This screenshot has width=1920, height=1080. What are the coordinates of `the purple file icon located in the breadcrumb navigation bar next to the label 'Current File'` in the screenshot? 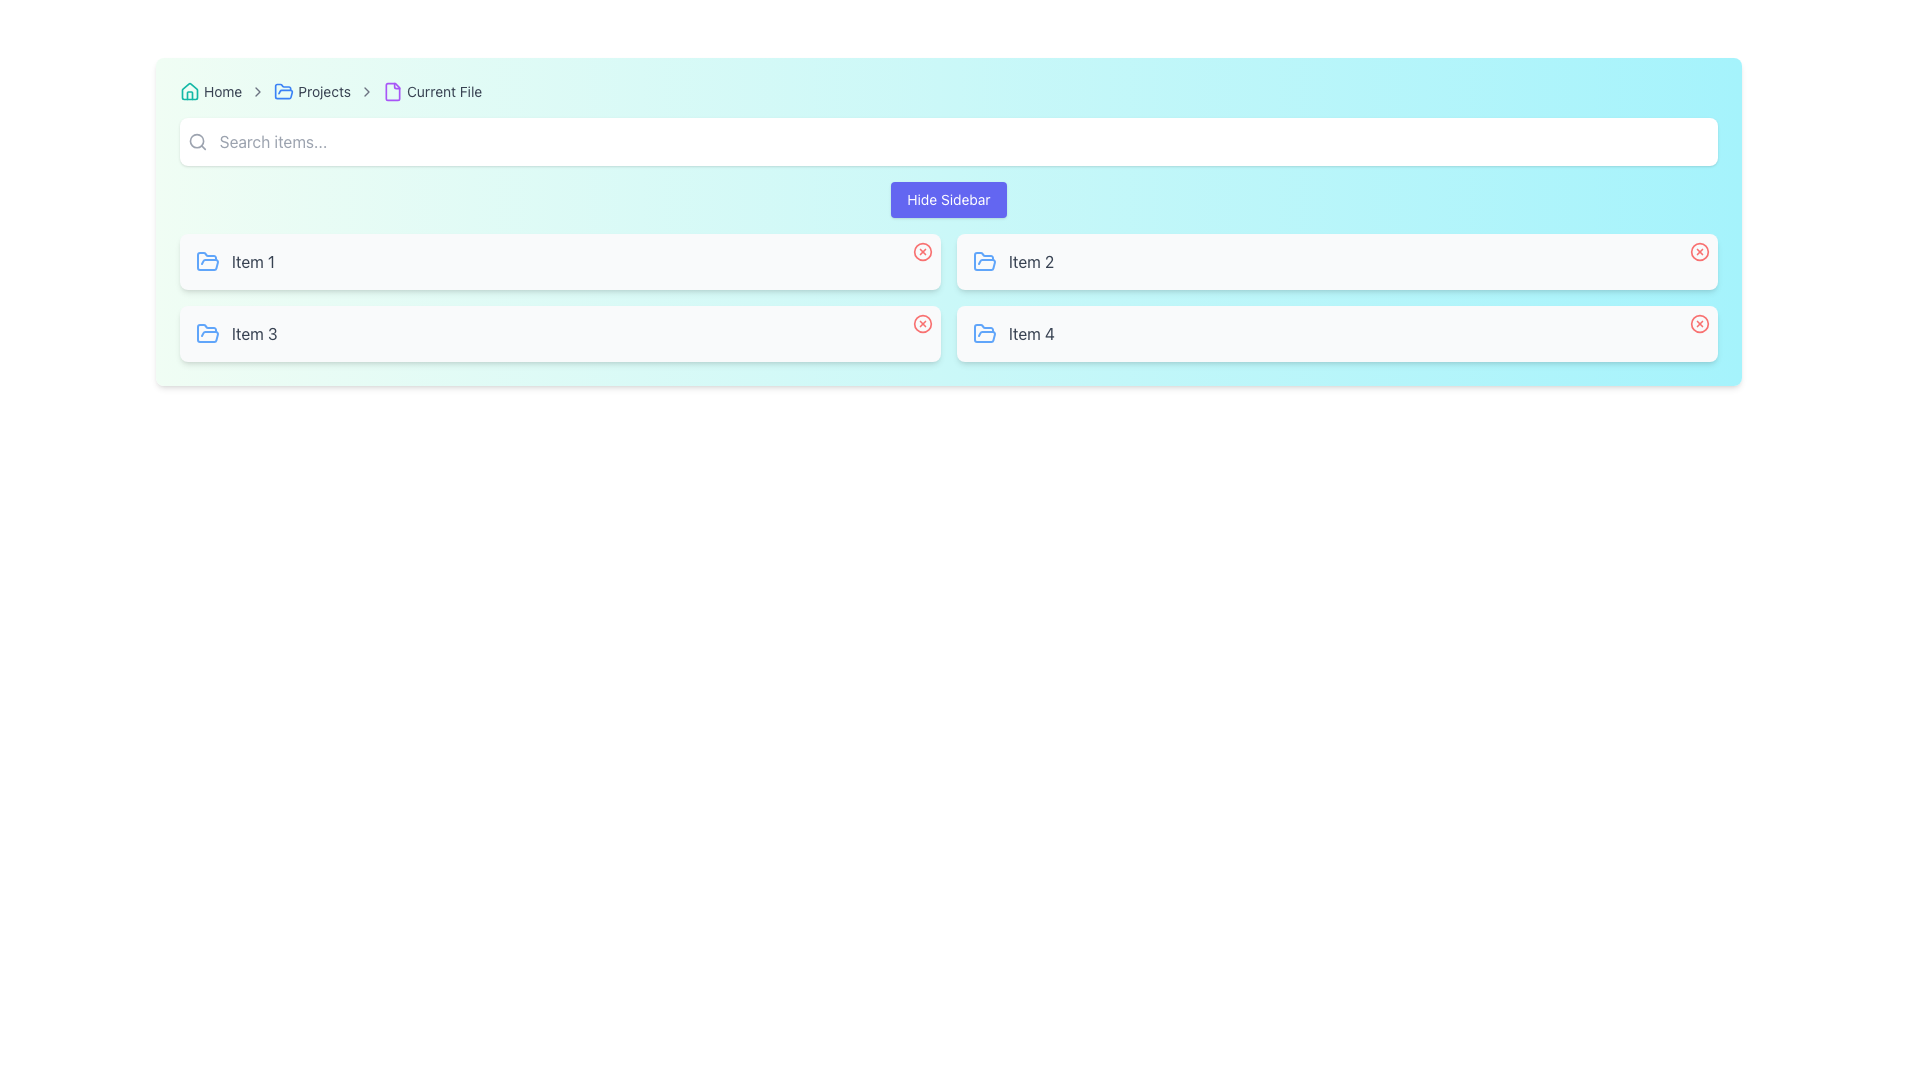 It's located at (393, 92).